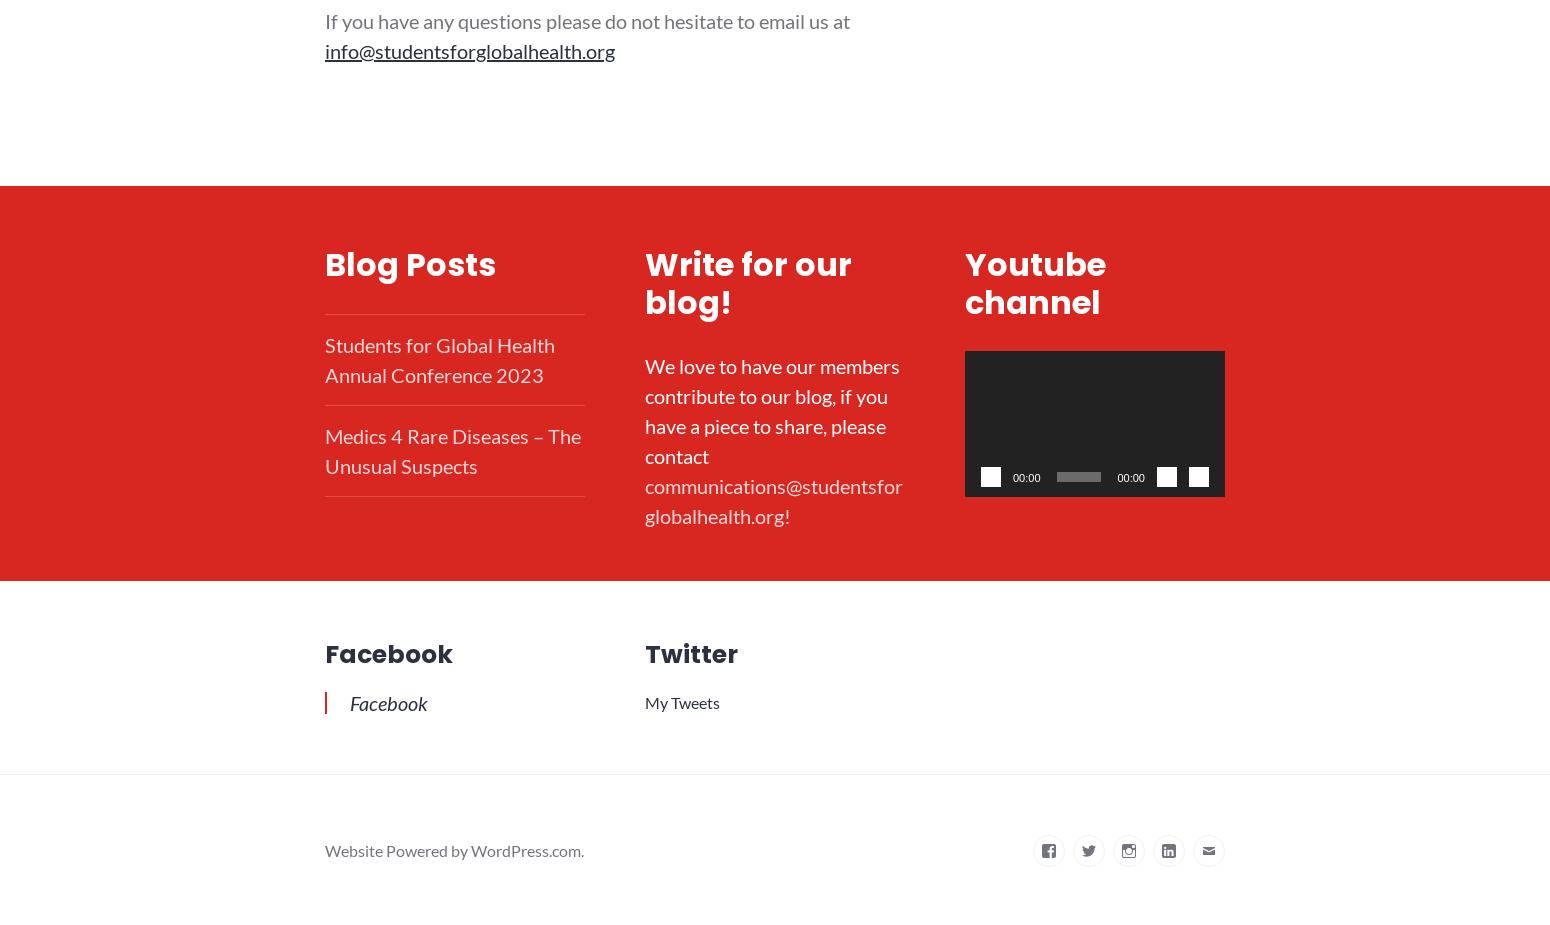 This screenshot has height=925, width=1550. What do you see at coordinates (689, 654) in the screenshot?
I see `'Twitter'` at bounding box center [689, 654].